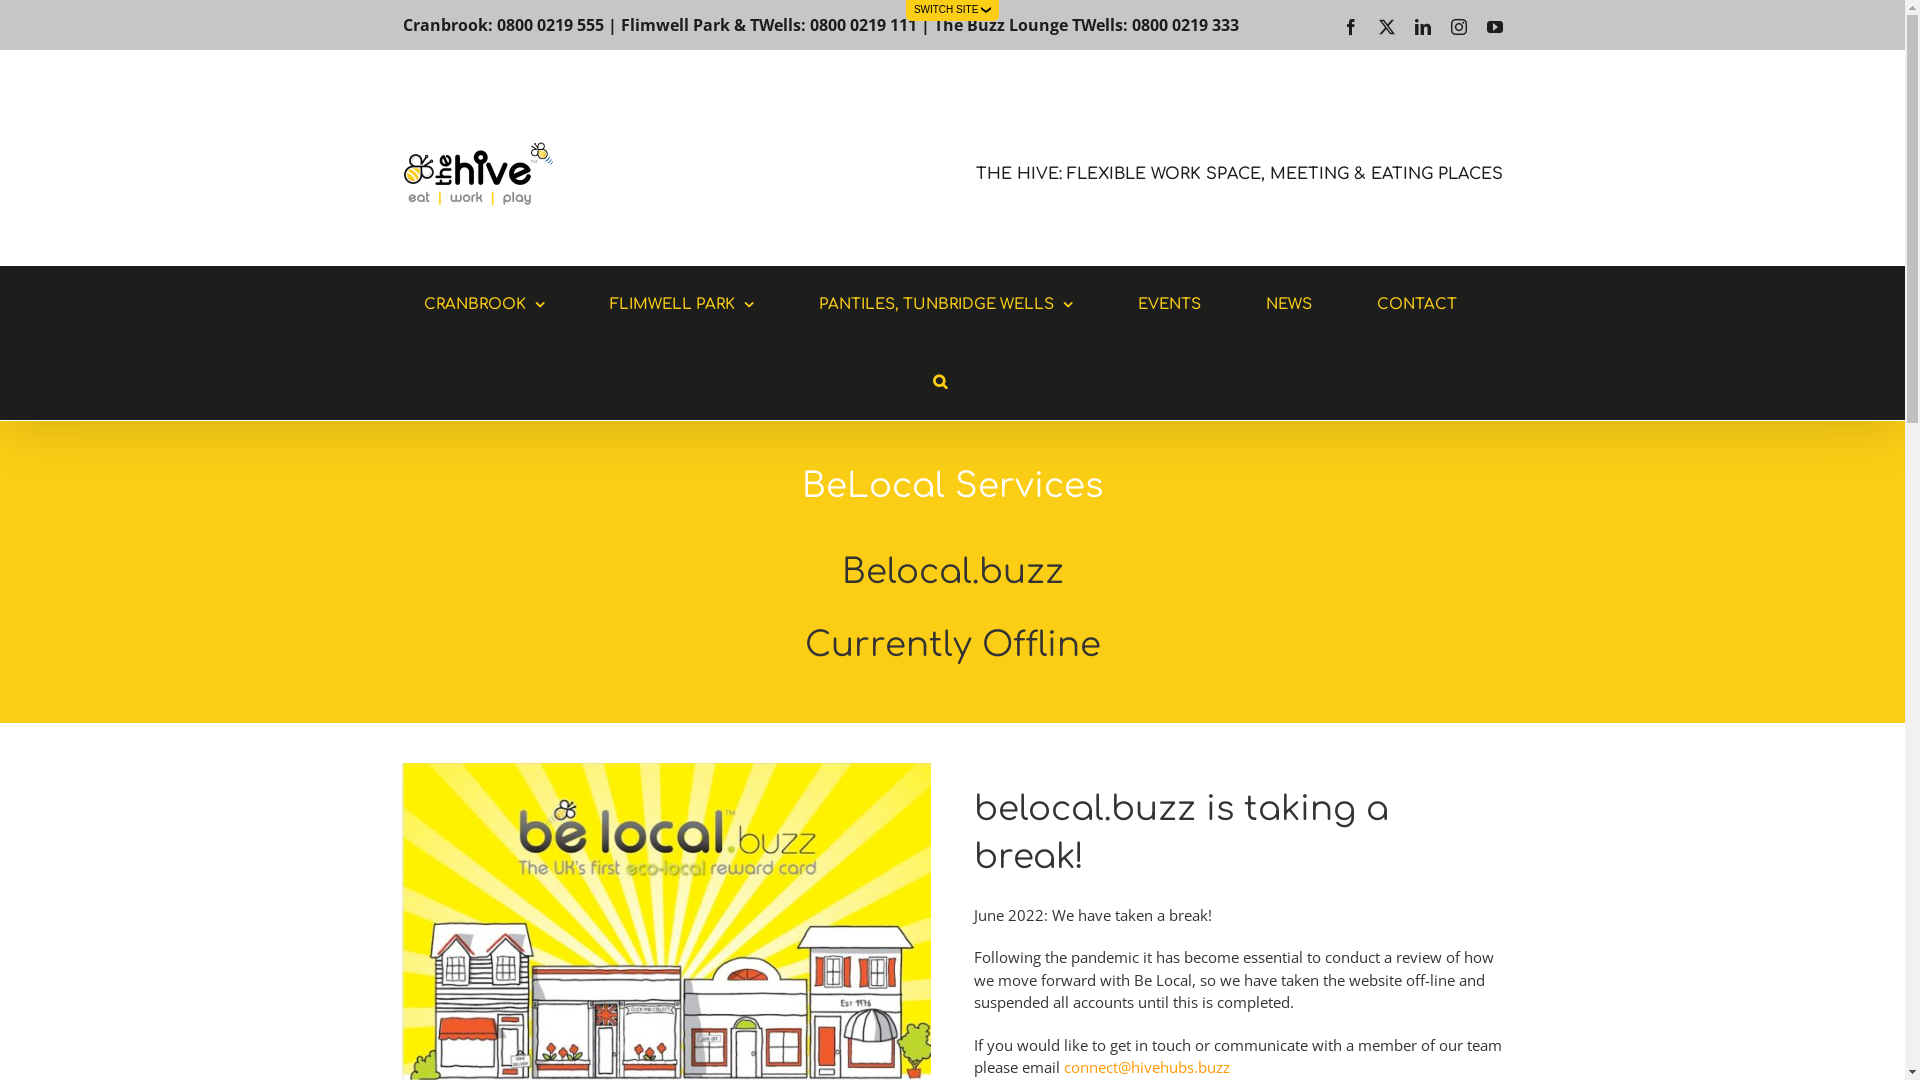 This screenshot has height=1080, width=1920. I want to click on 'LinkedIn', so click(1420, 27).